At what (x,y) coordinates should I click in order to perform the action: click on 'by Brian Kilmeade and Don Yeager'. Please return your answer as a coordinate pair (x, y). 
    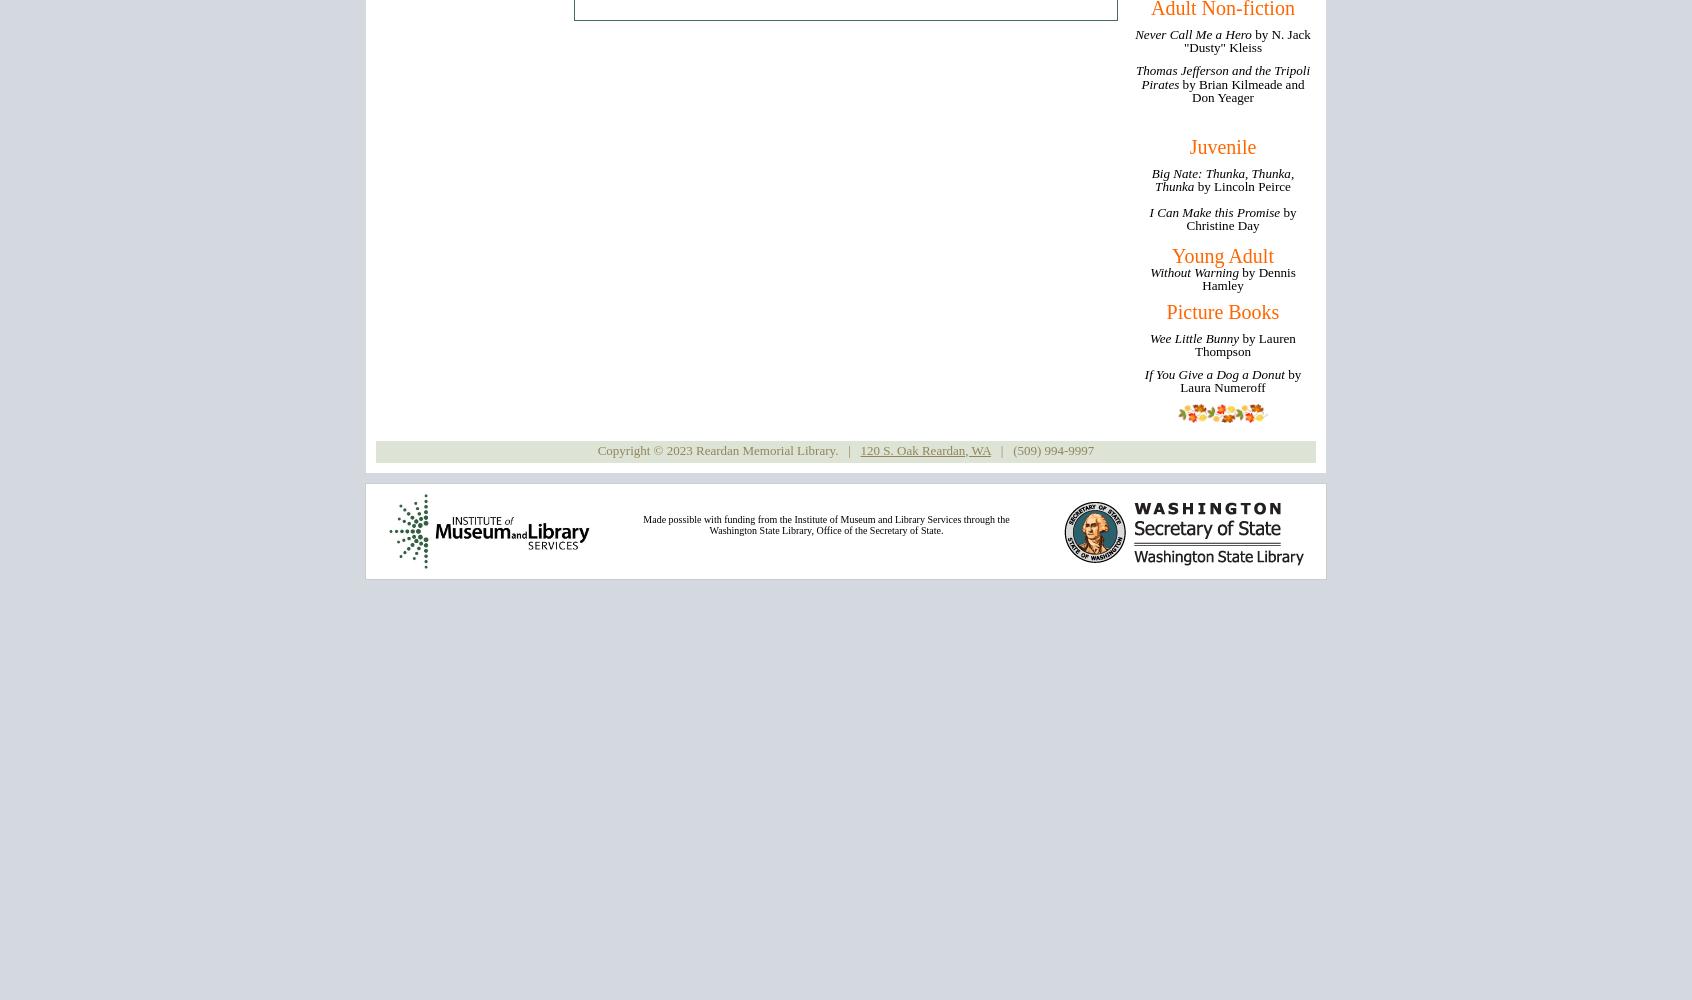
    Looking at the image, I should click on (1181, 89).